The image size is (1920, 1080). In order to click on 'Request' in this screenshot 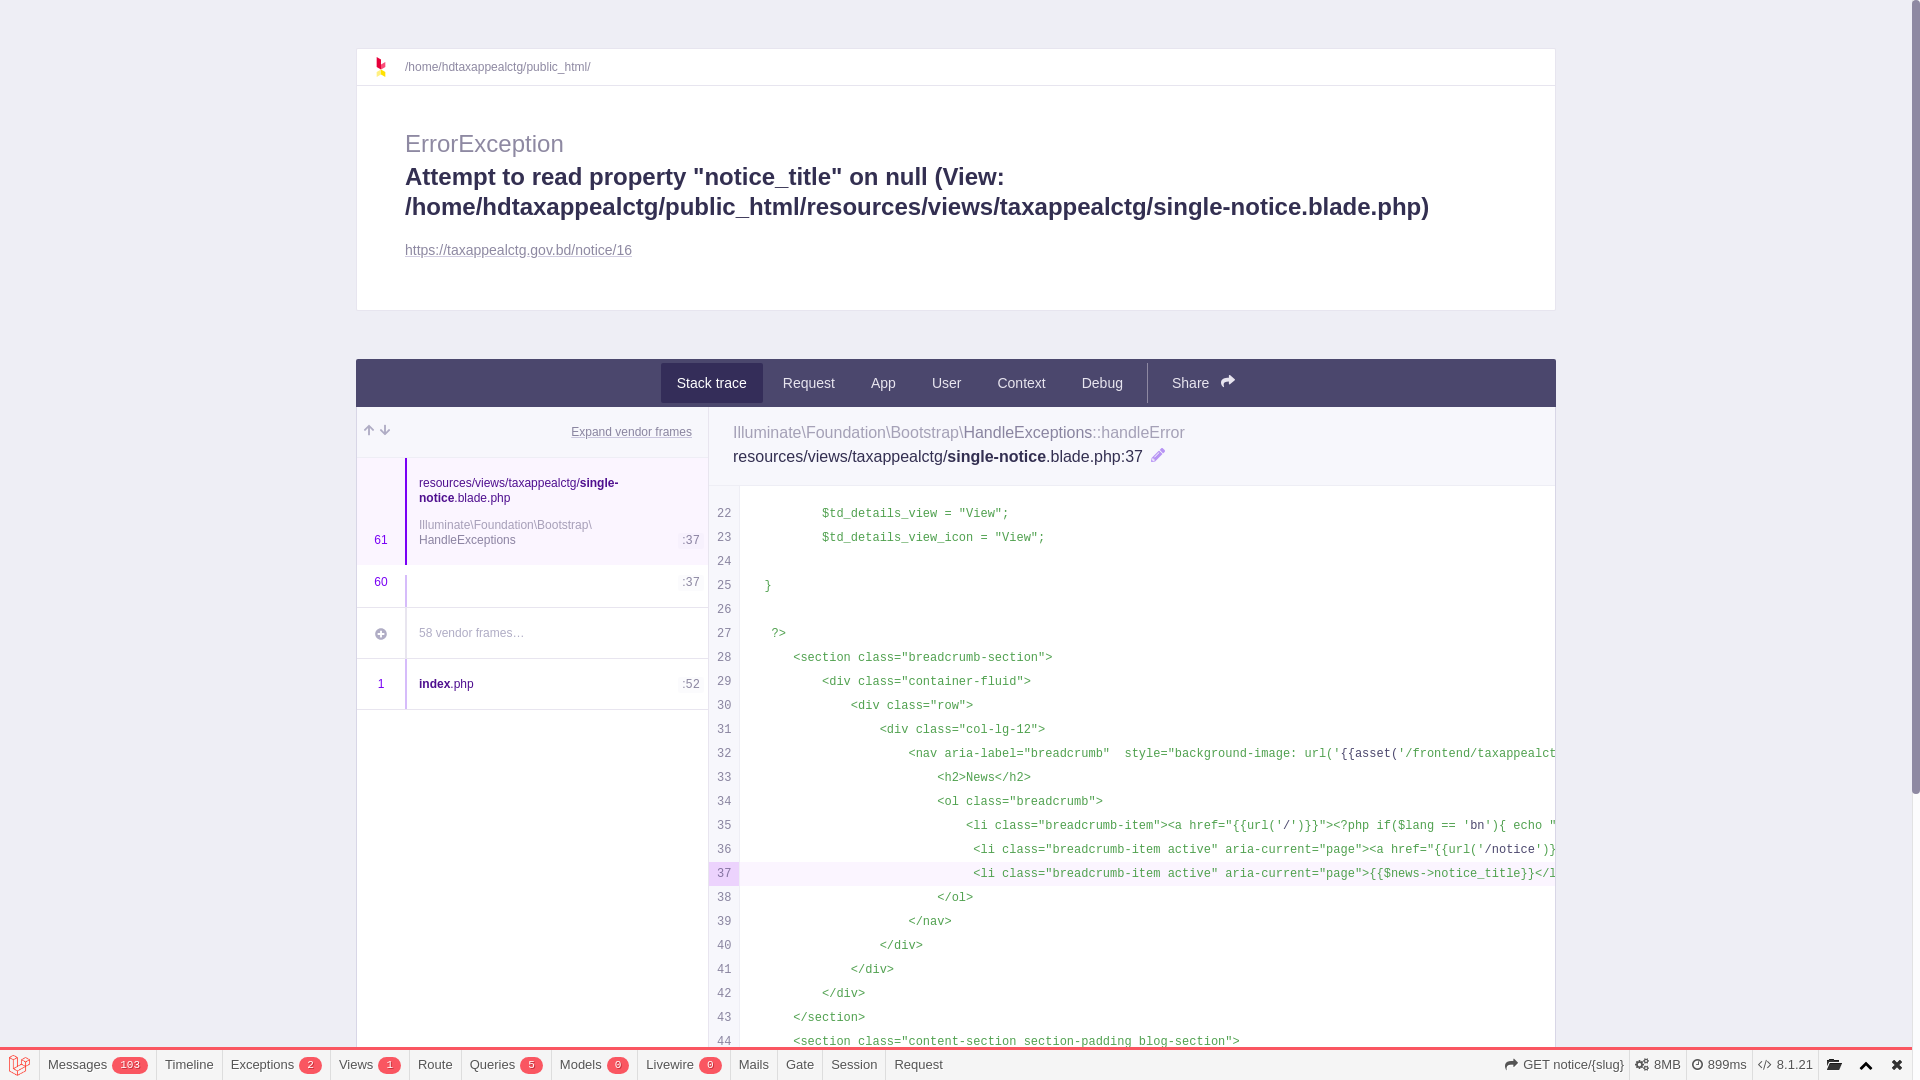, I will do `click(809, 382)`.